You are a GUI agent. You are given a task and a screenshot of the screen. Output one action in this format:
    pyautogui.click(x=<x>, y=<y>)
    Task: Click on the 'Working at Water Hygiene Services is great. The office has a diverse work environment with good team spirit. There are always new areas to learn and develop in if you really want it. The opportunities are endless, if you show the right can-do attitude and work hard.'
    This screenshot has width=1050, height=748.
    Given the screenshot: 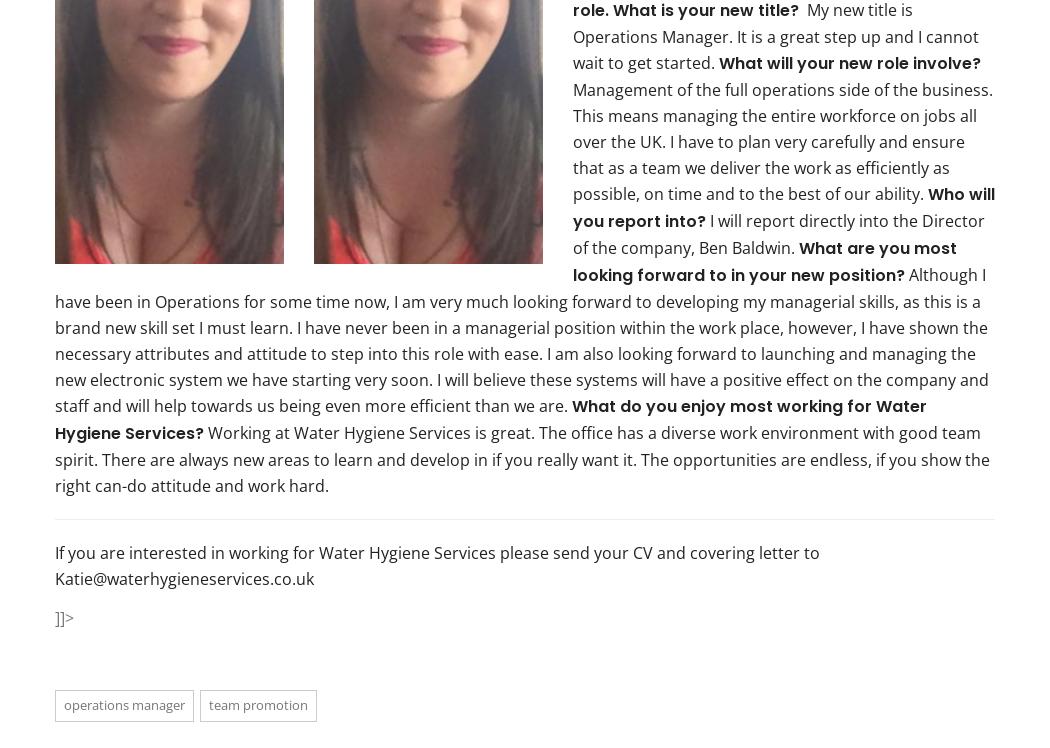 What is the action you would take?
    pyautogui.click(x=521, y=457)
    